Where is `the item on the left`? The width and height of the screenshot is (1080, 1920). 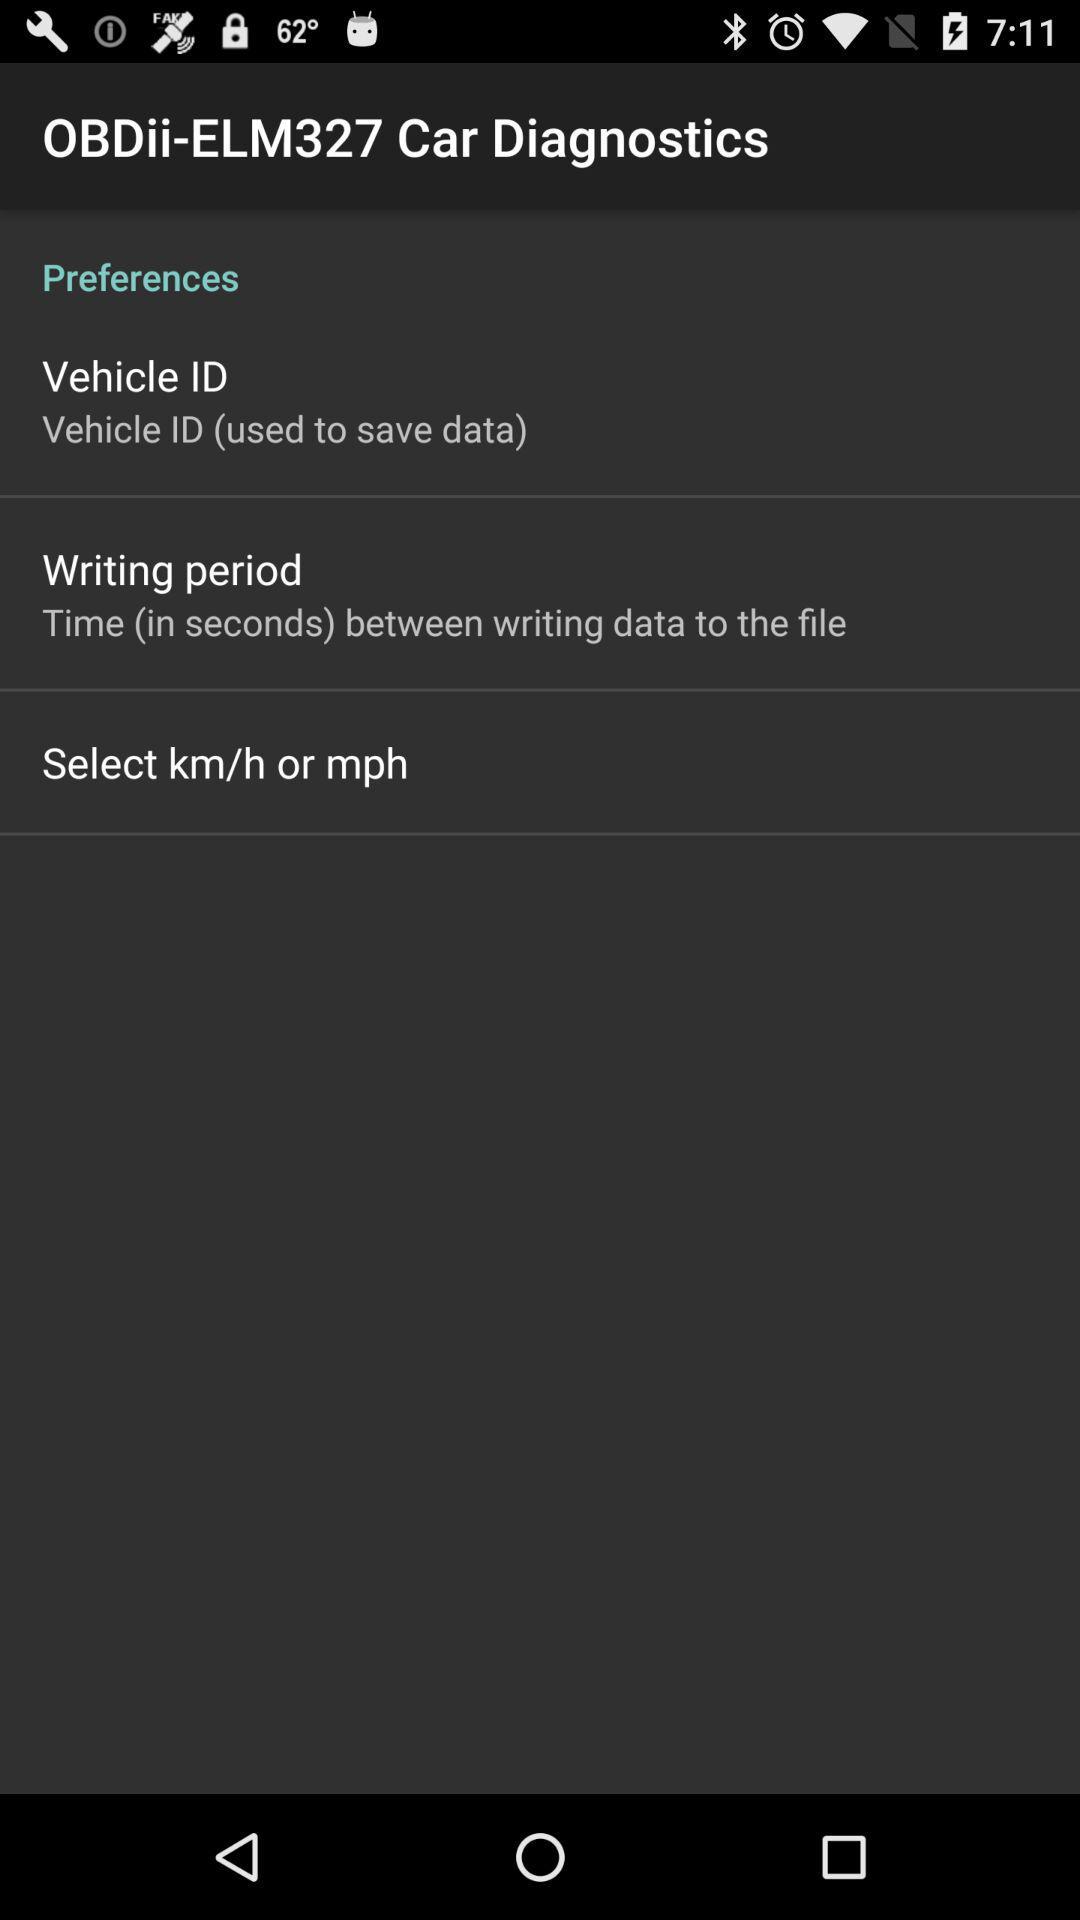 the item on the left is located at coordinates (225, 761).